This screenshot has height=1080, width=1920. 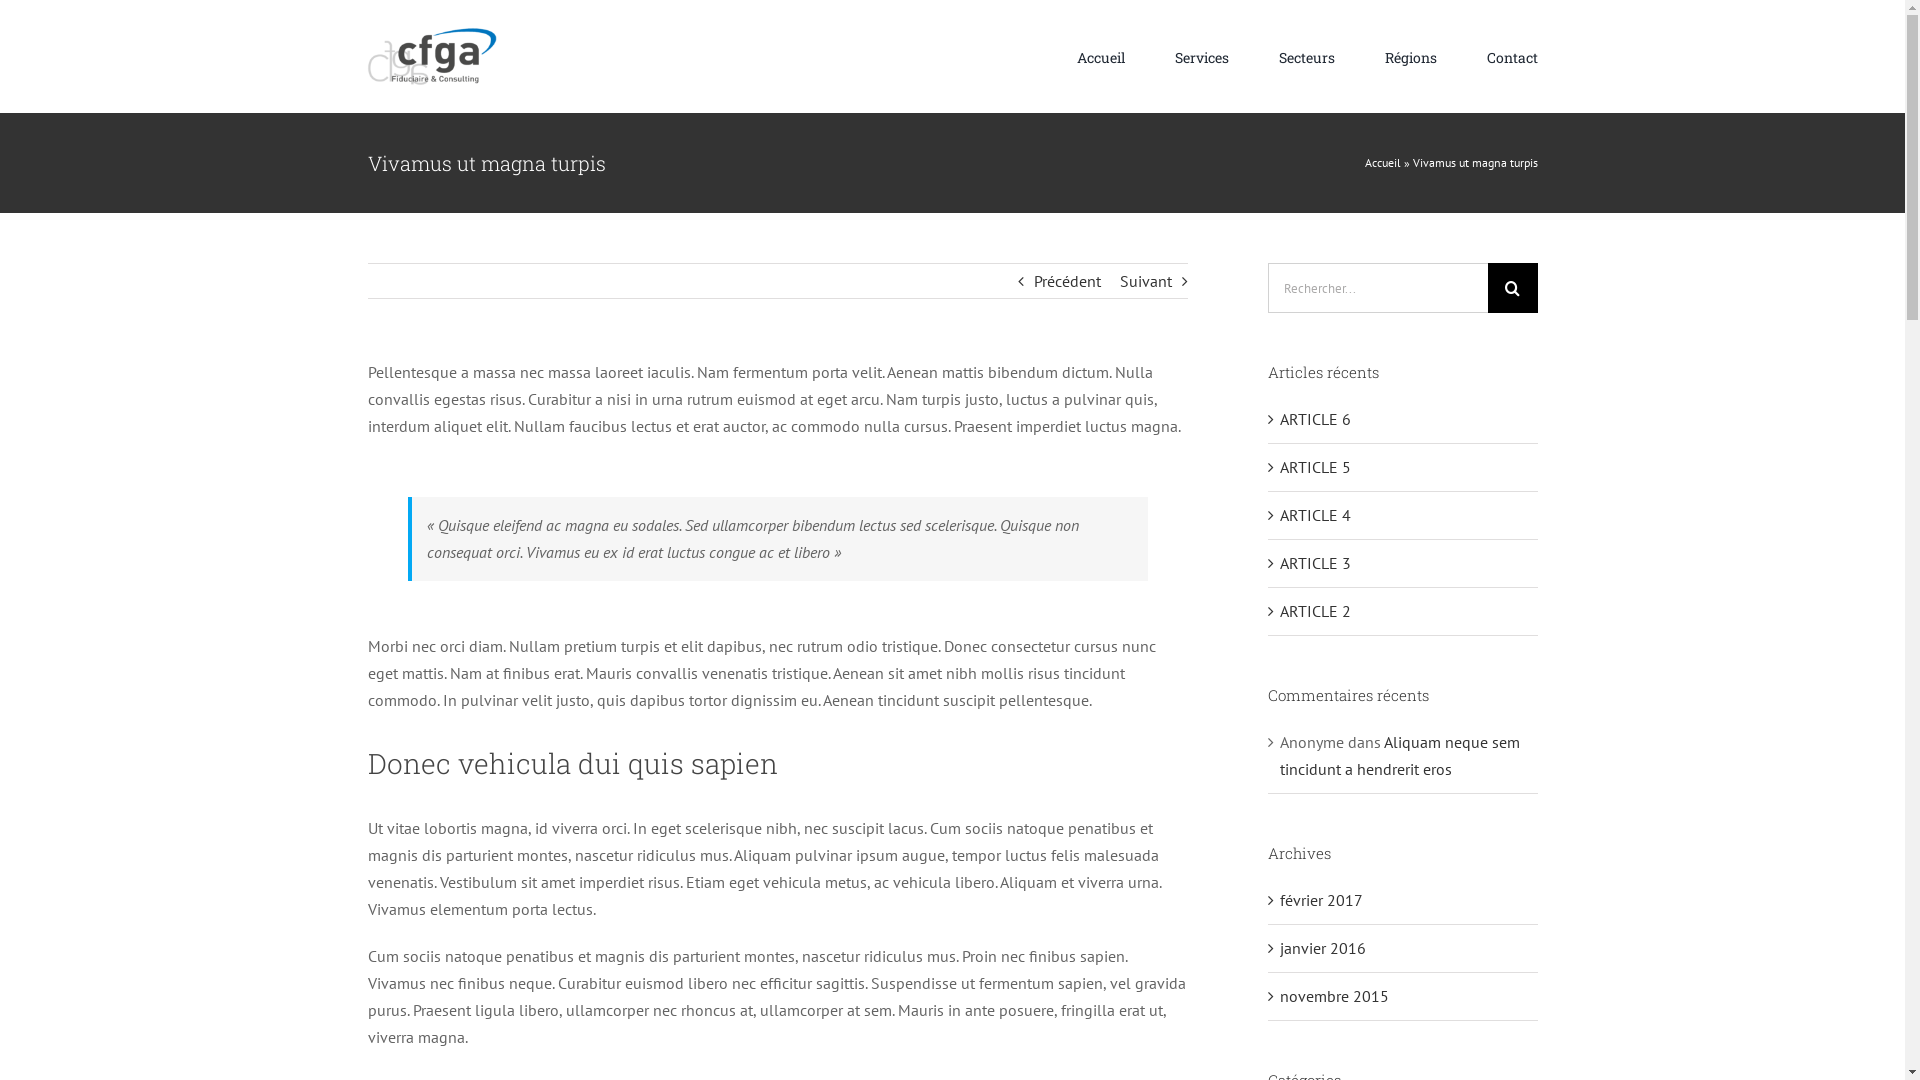 What do you see at coordinates (1315, 466) in the screenshot?
I see `'ARTICLE 5'` at bounding box center [1315, 466].